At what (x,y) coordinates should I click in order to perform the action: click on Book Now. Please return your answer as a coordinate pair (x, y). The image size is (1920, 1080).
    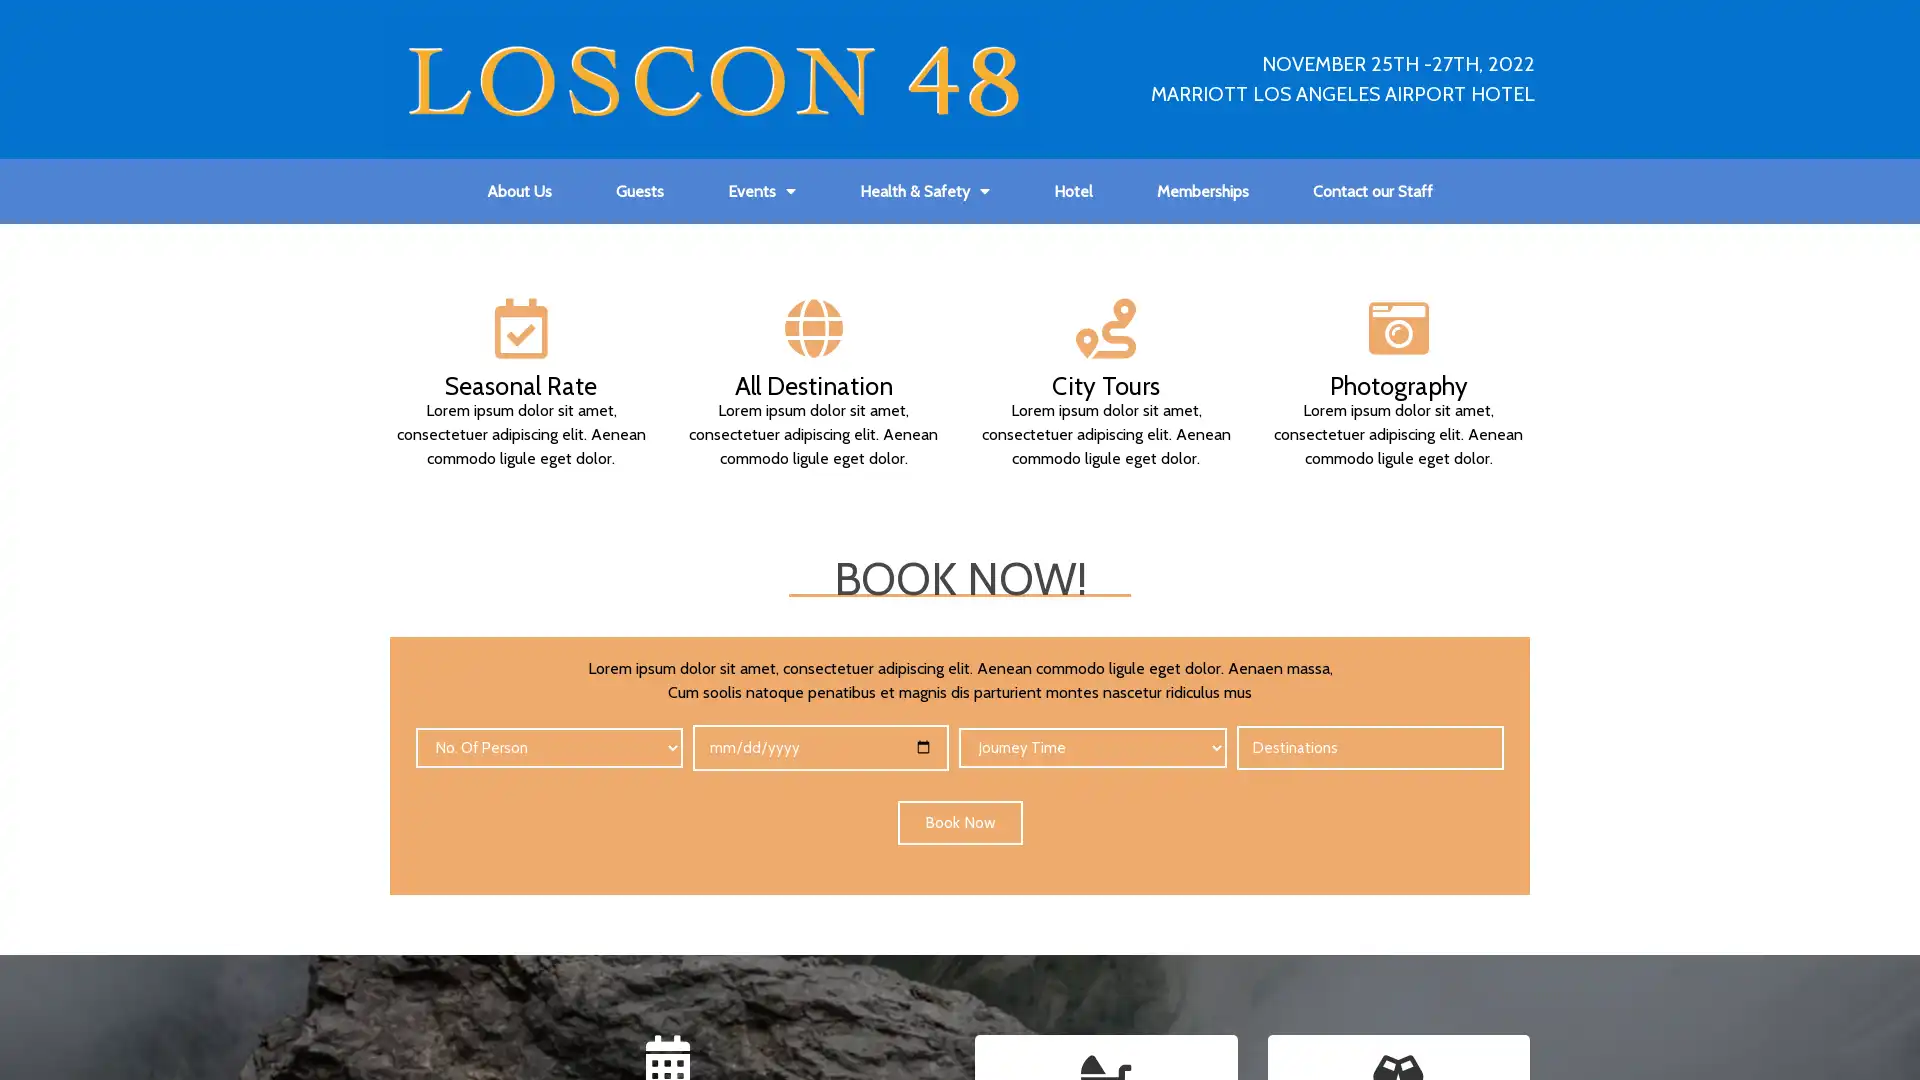
    Looking at the image, I should click on (958, 821).